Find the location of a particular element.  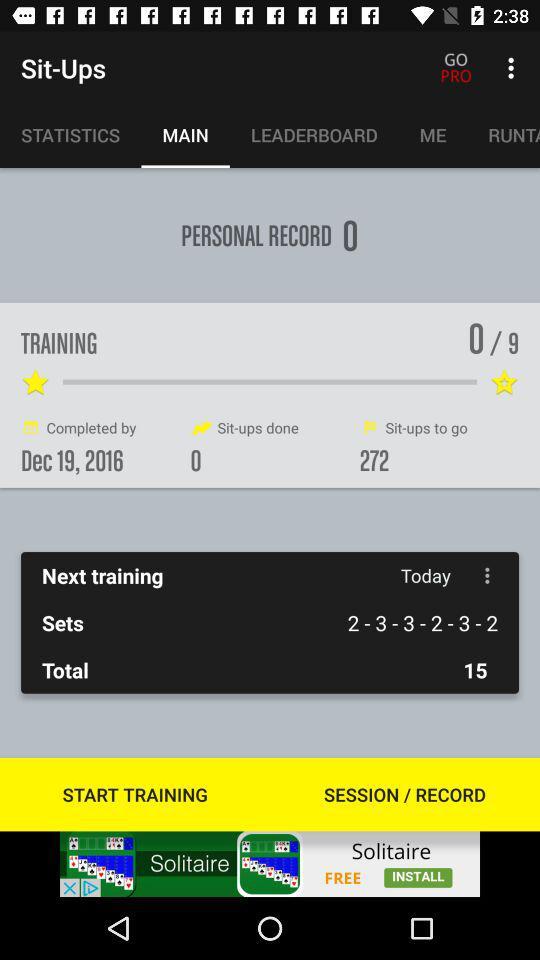

menu page is located at coordinates (486, 575).